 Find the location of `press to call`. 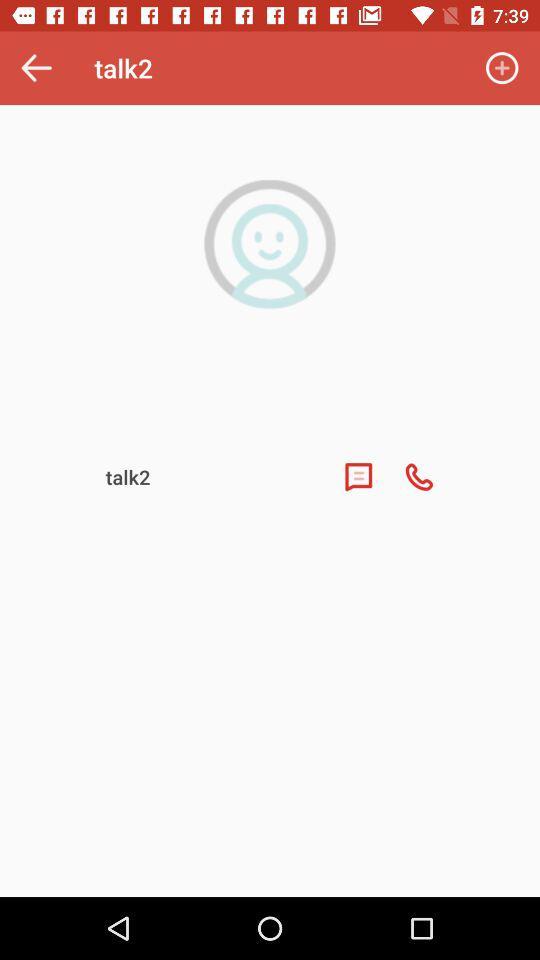

press to call is located at coordinates (418, 477).